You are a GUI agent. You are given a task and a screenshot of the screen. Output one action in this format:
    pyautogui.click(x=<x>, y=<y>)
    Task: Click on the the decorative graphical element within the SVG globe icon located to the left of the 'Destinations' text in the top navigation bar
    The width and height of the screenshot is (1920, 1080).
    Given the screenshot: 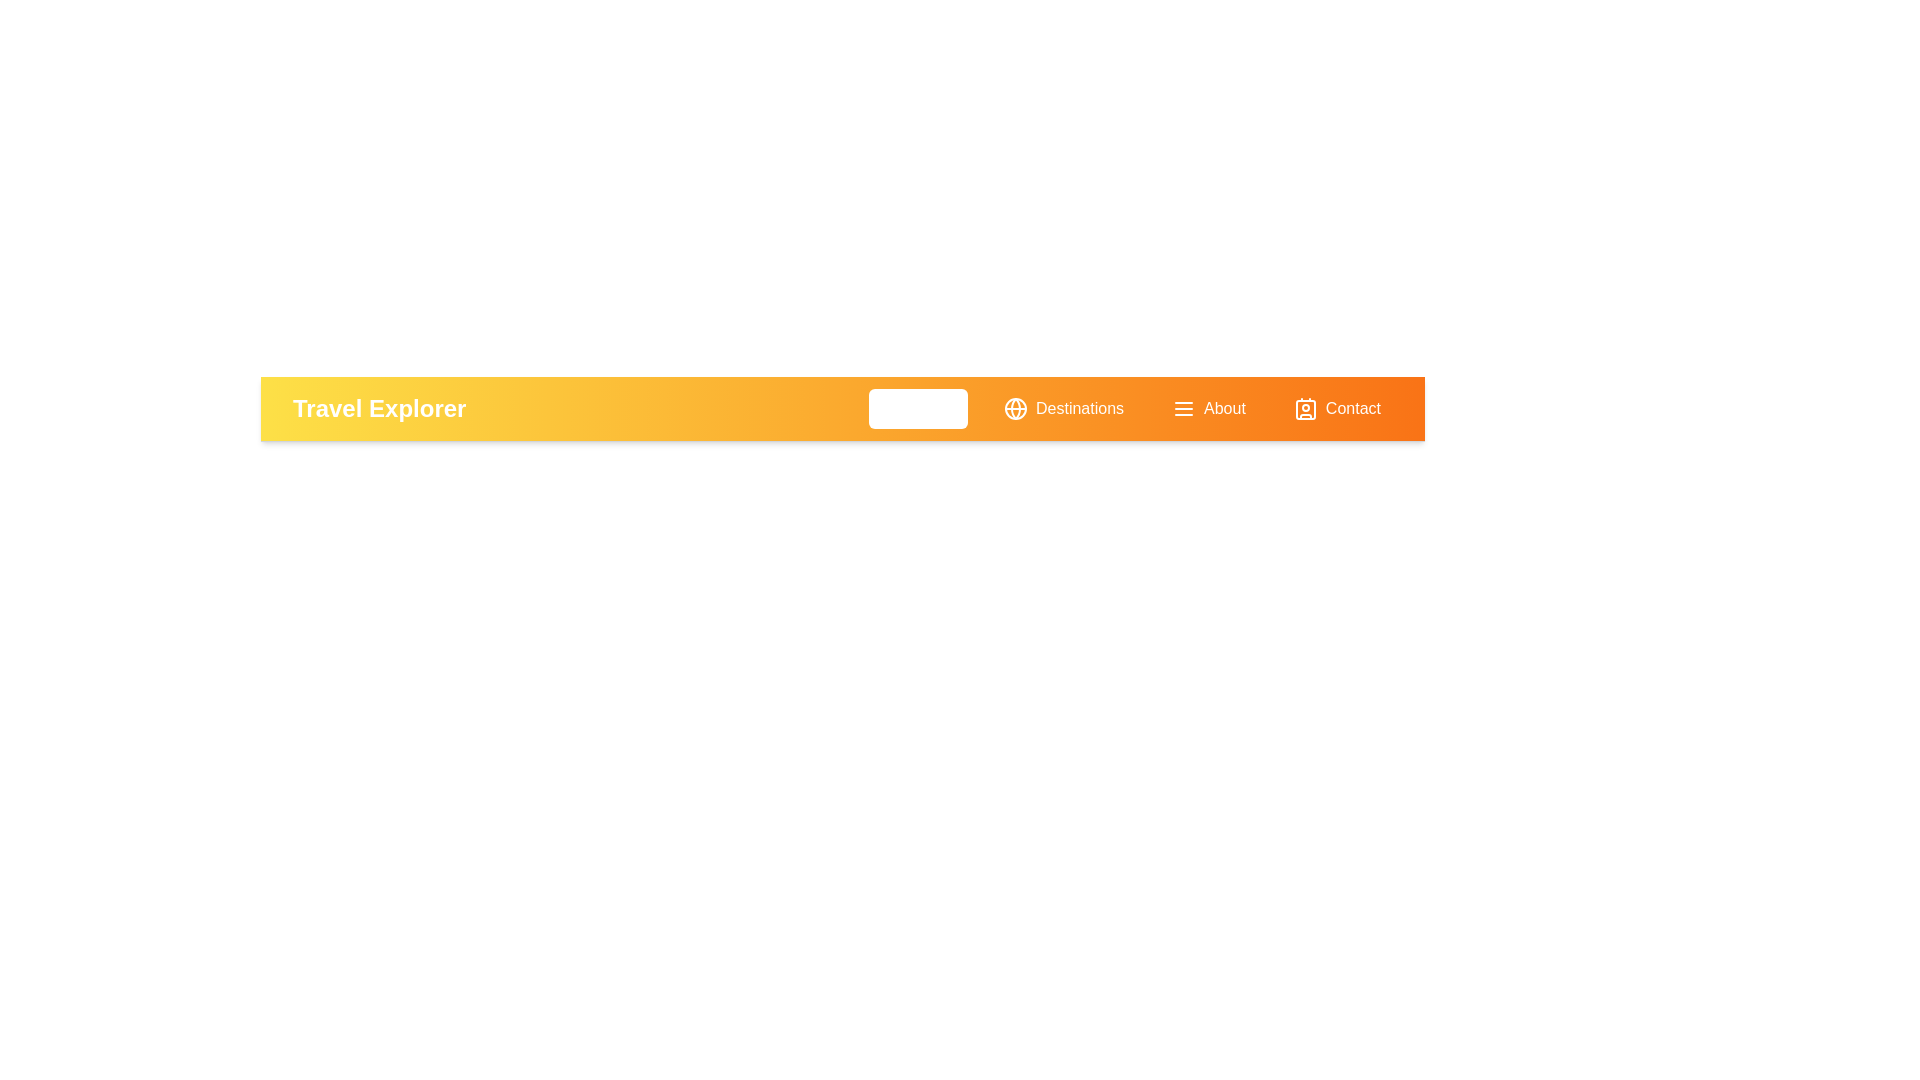 What is the action you would take?
    pyautogui.click(x=1016, y=407)
    